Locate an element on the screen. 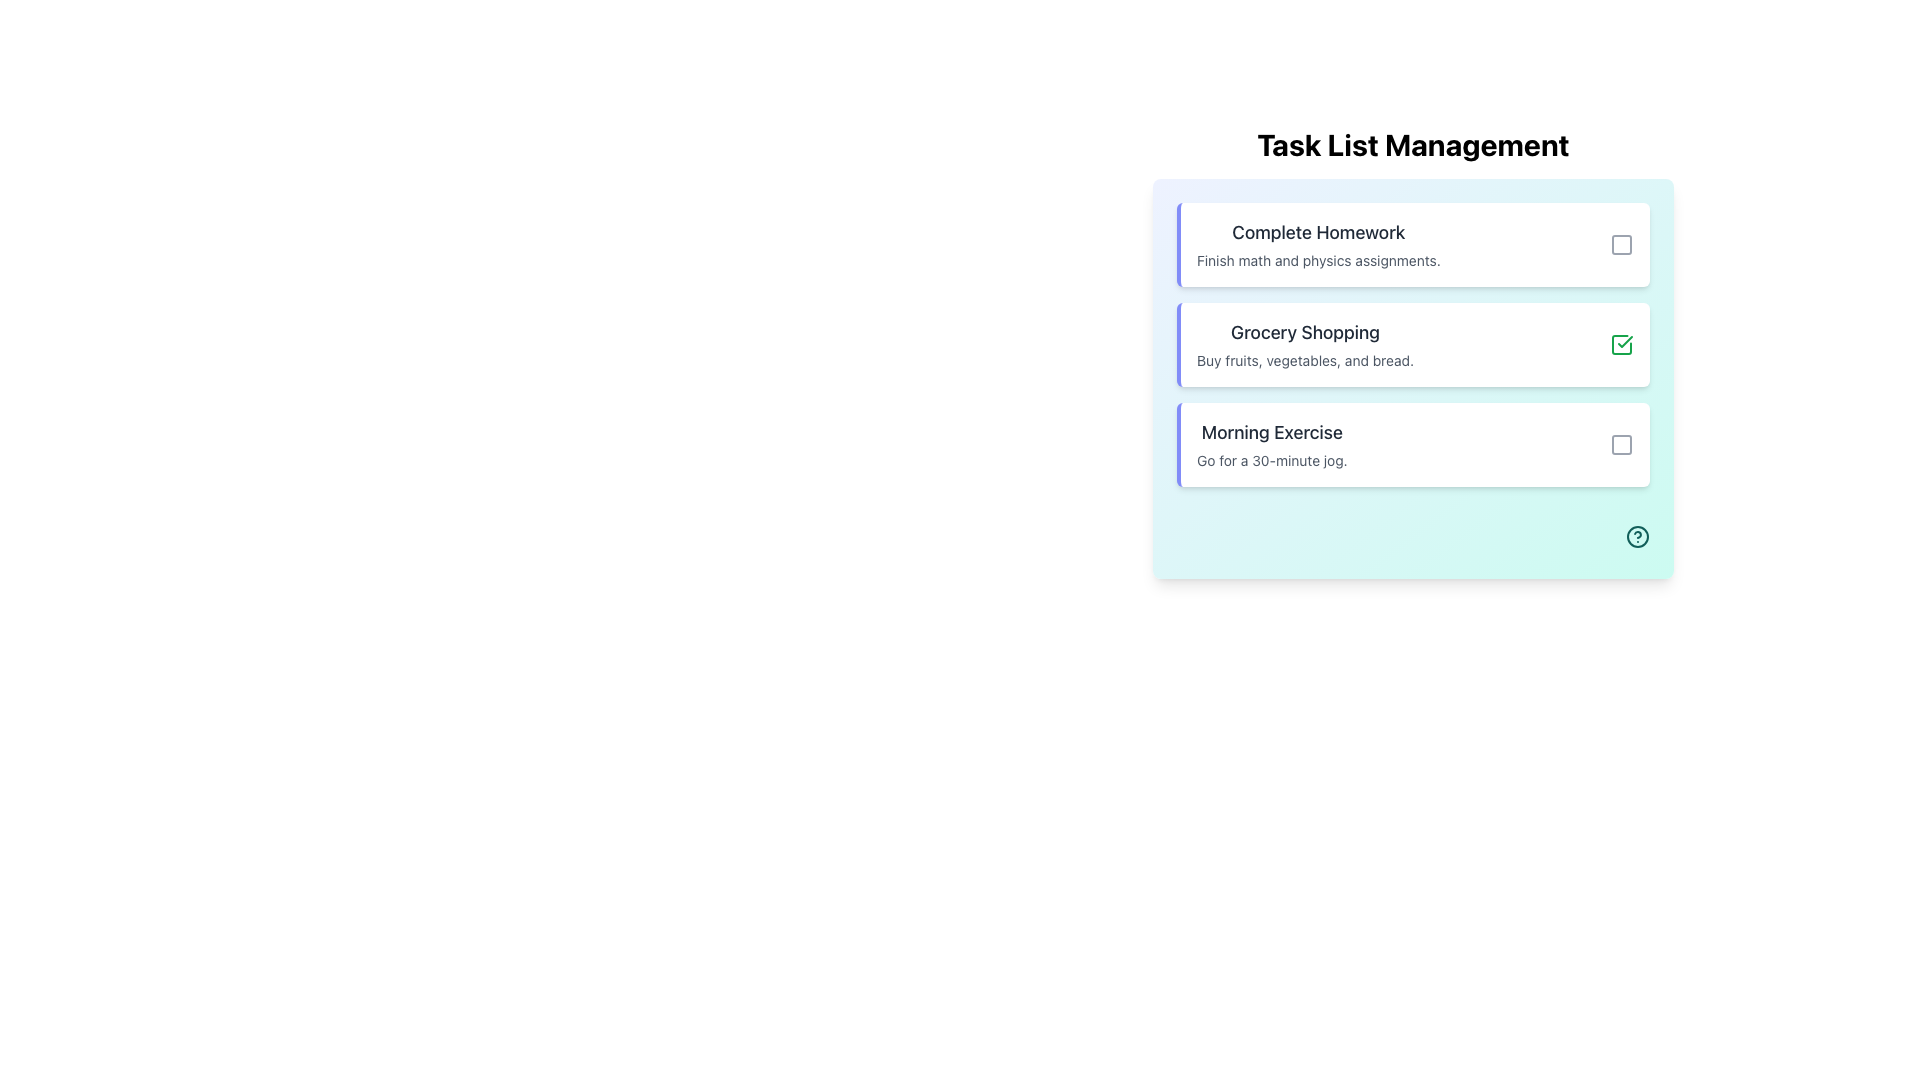 The height and width of the screenshot is (1080, 1920). the square icon button with a gray border located to the right of the 'Complete Homework' task item in the task list to interact with the task is located at coordinates (1622, 244).